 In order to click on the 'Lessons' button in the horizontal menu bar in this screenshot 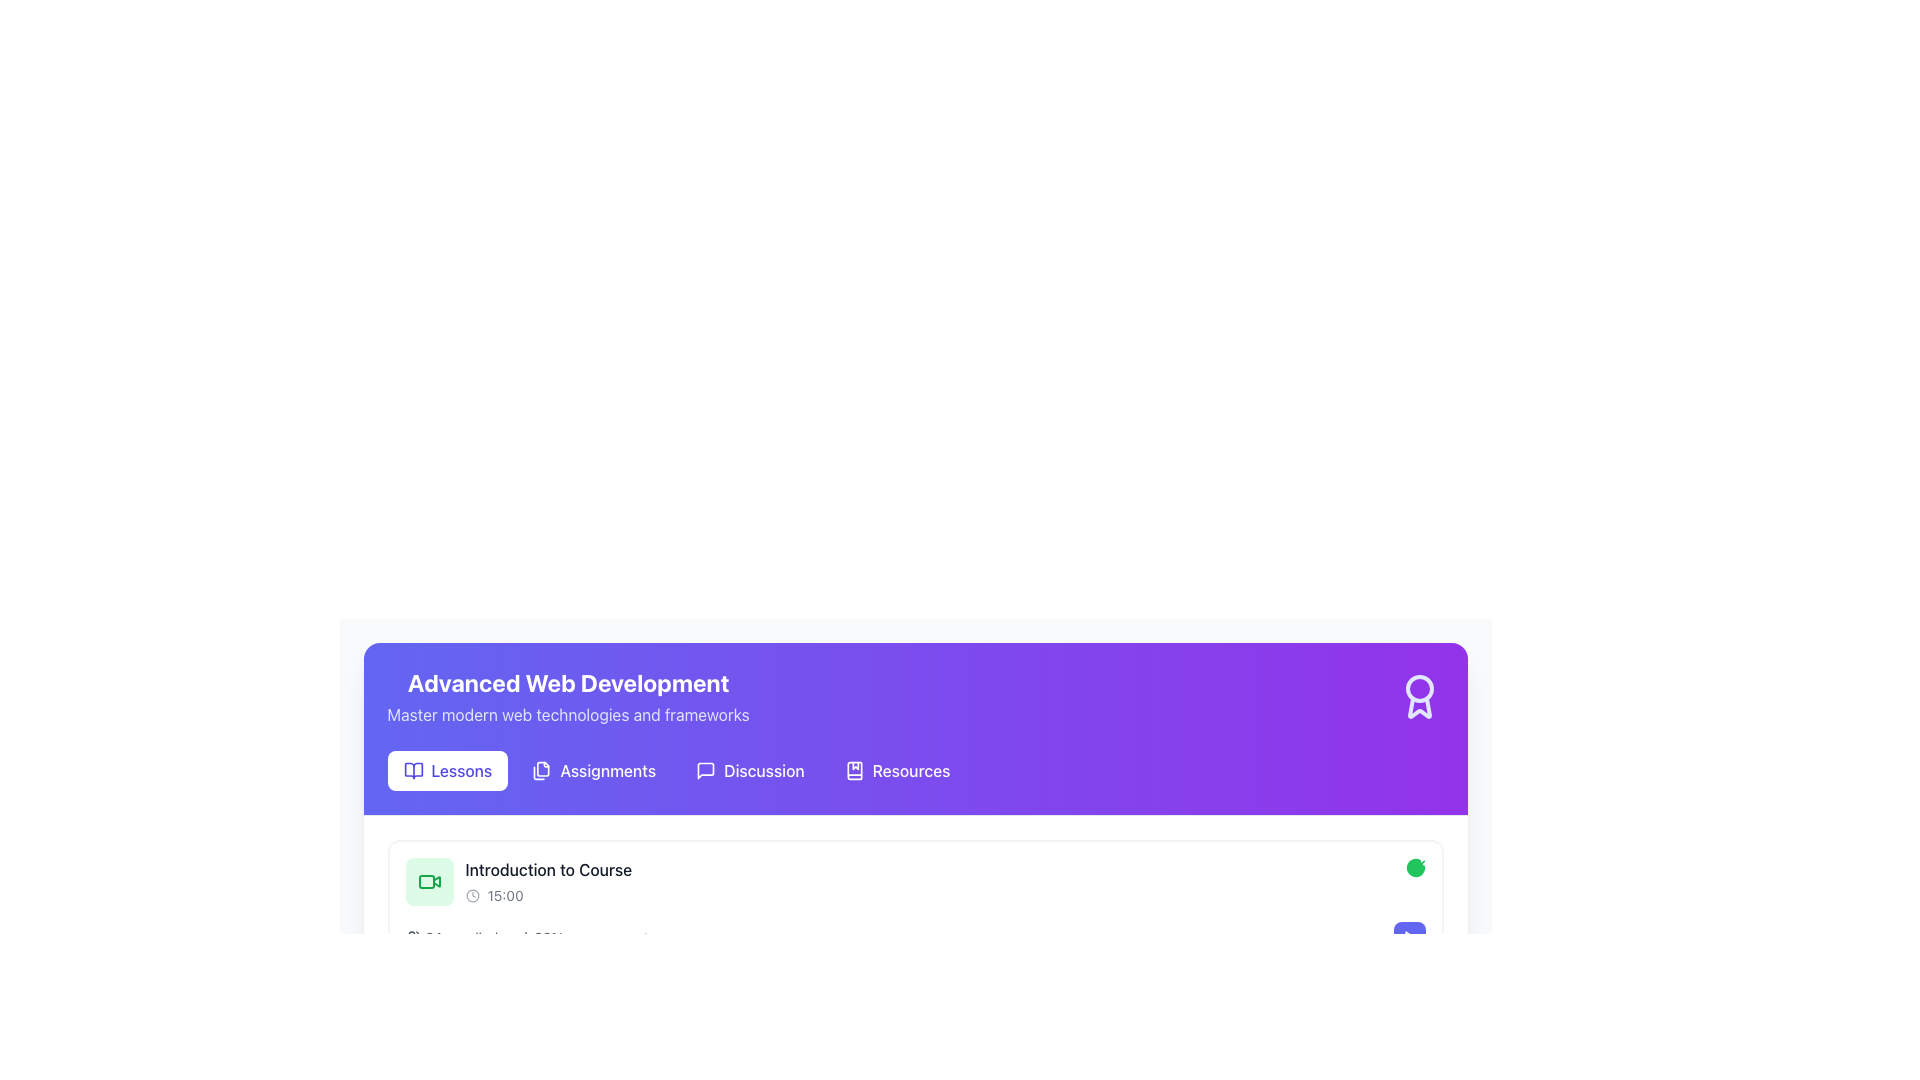, I will do `click(446, 770)`.